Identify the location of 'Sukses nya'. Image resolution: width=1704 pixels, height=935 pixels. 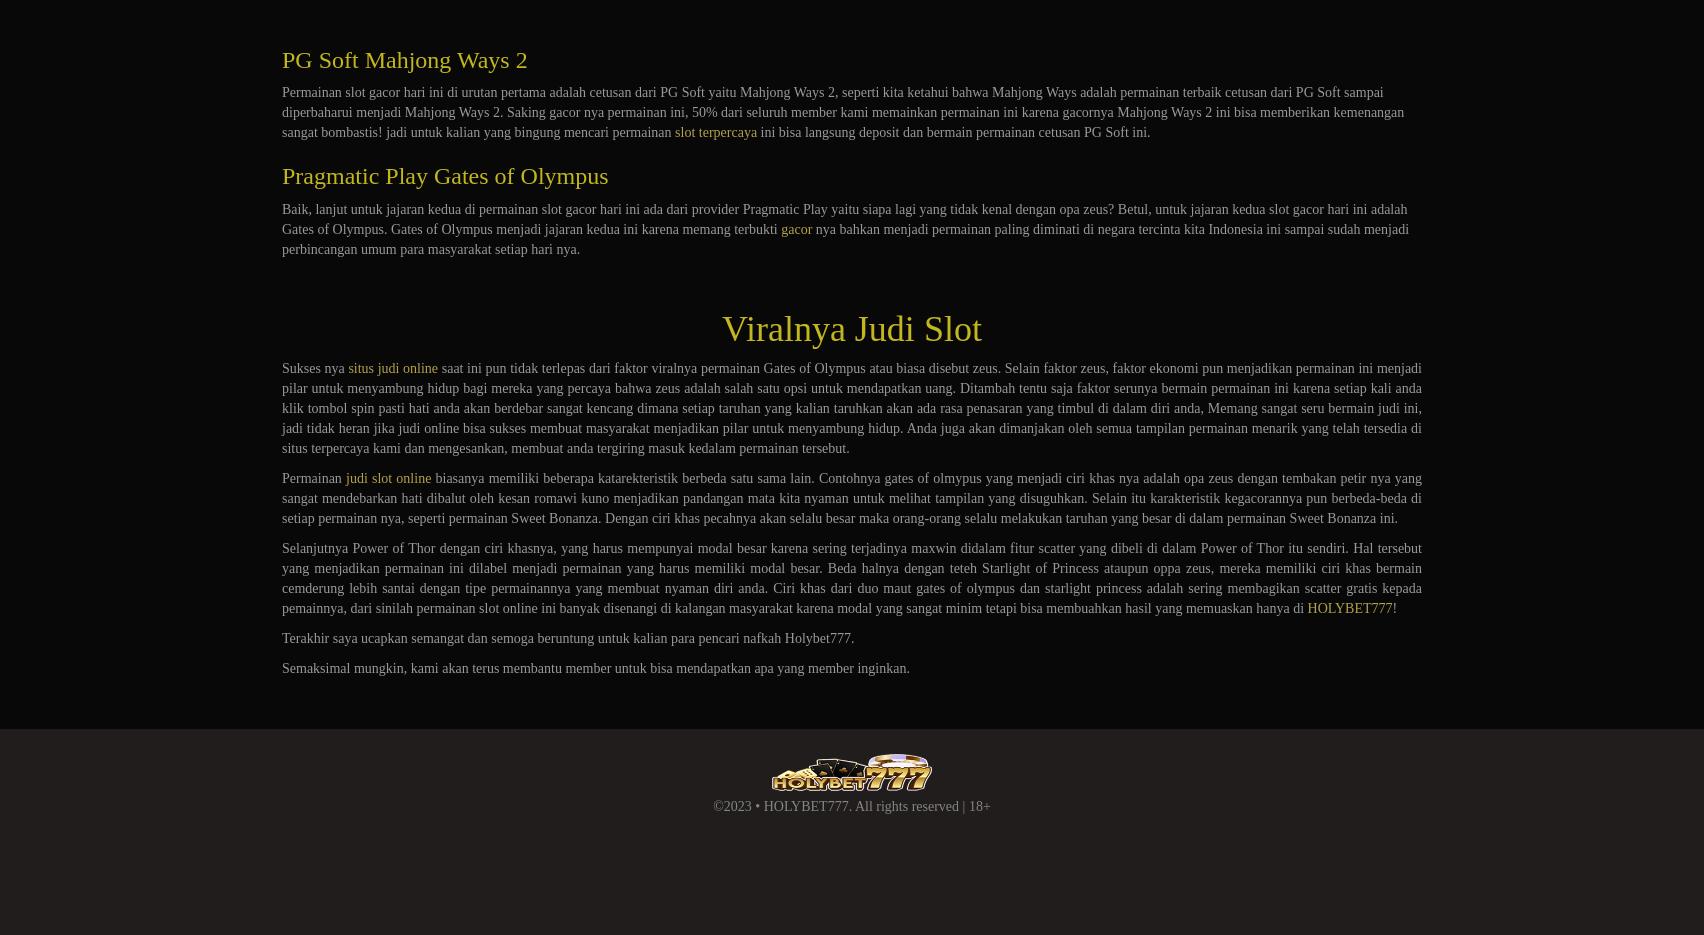
(281, 367).